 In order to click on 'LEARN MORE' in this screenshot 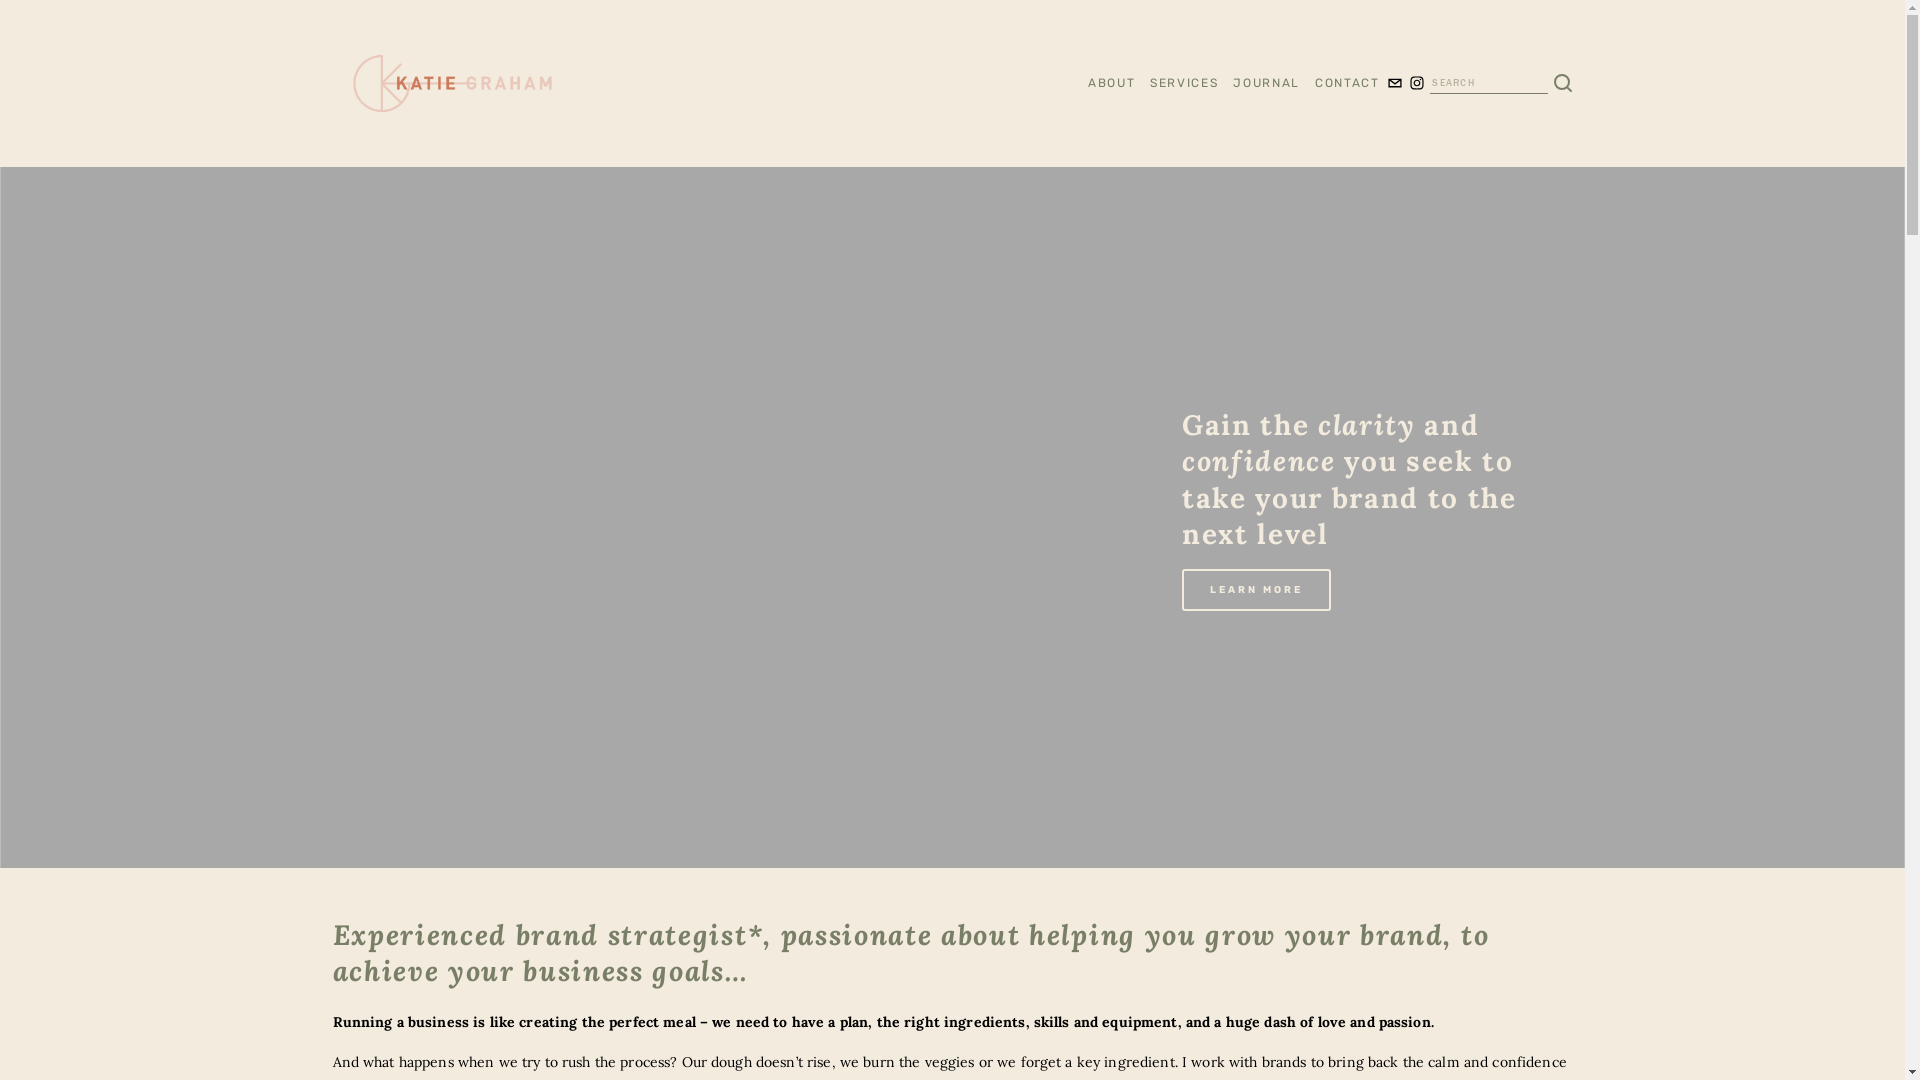, I will do `click(1255, 589)`.